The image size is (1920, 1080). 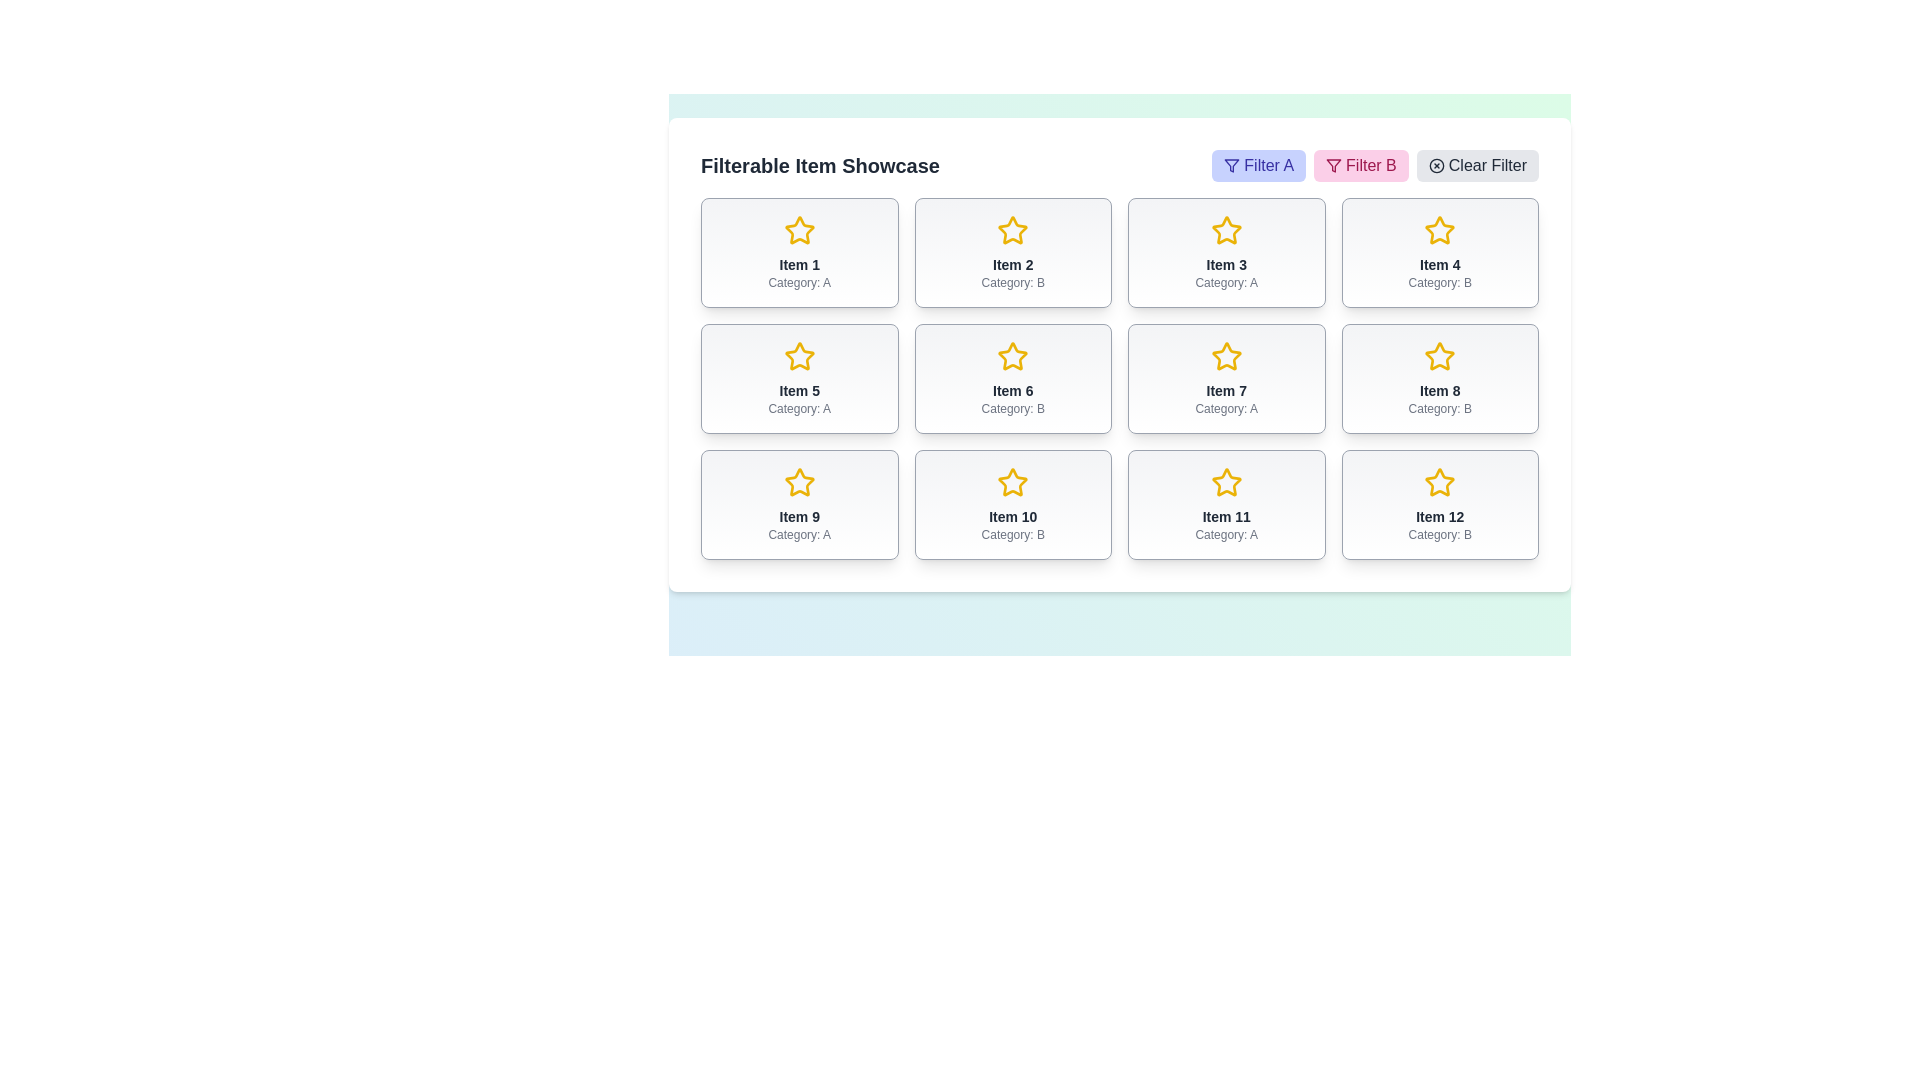 I want to click on the circular component of the 'X' icon, which is located at the top-right corner of the layout, adjacent to the 'Clear Filter' label, so click(x=1435, y=164).